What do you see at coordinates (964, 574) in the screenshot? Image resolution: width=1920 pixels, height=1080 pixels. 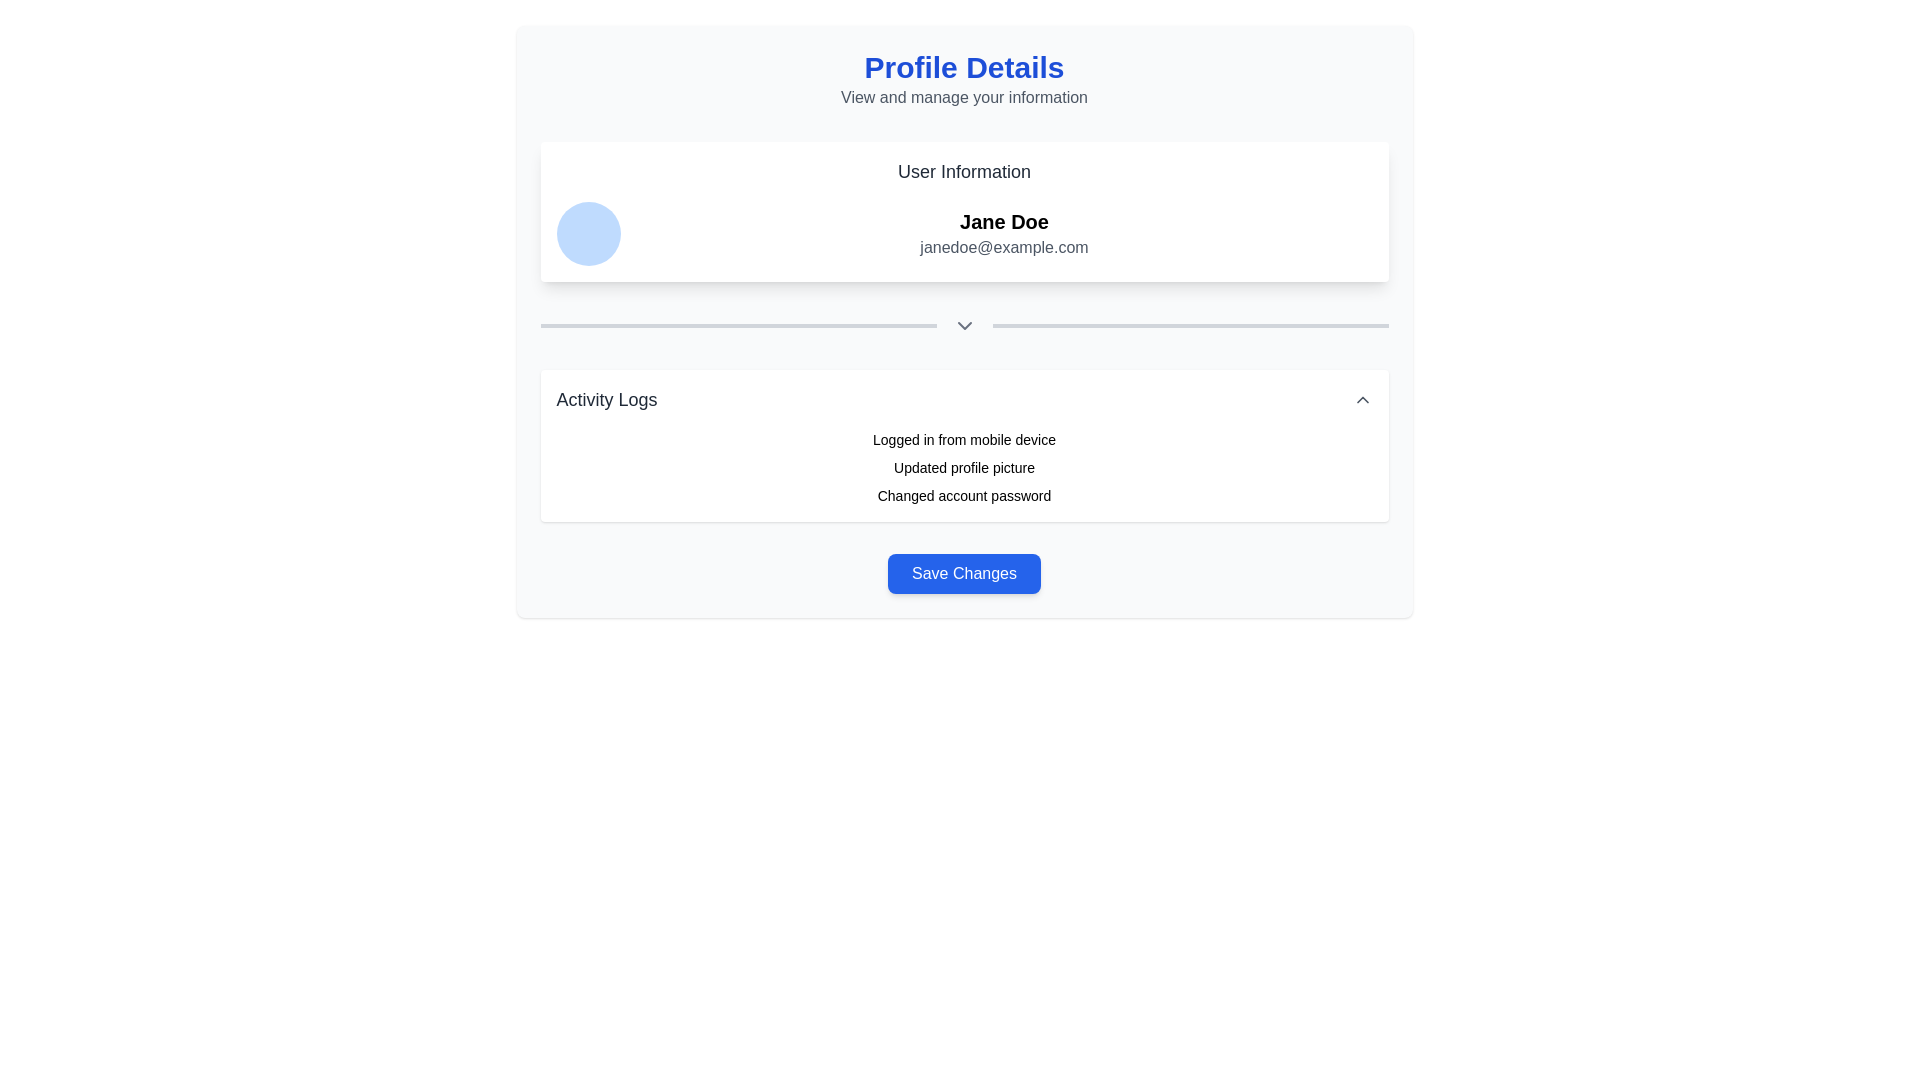 I see `the 'Save Changes' button located at the bottom of the interface` at bounding box center [964, 574].